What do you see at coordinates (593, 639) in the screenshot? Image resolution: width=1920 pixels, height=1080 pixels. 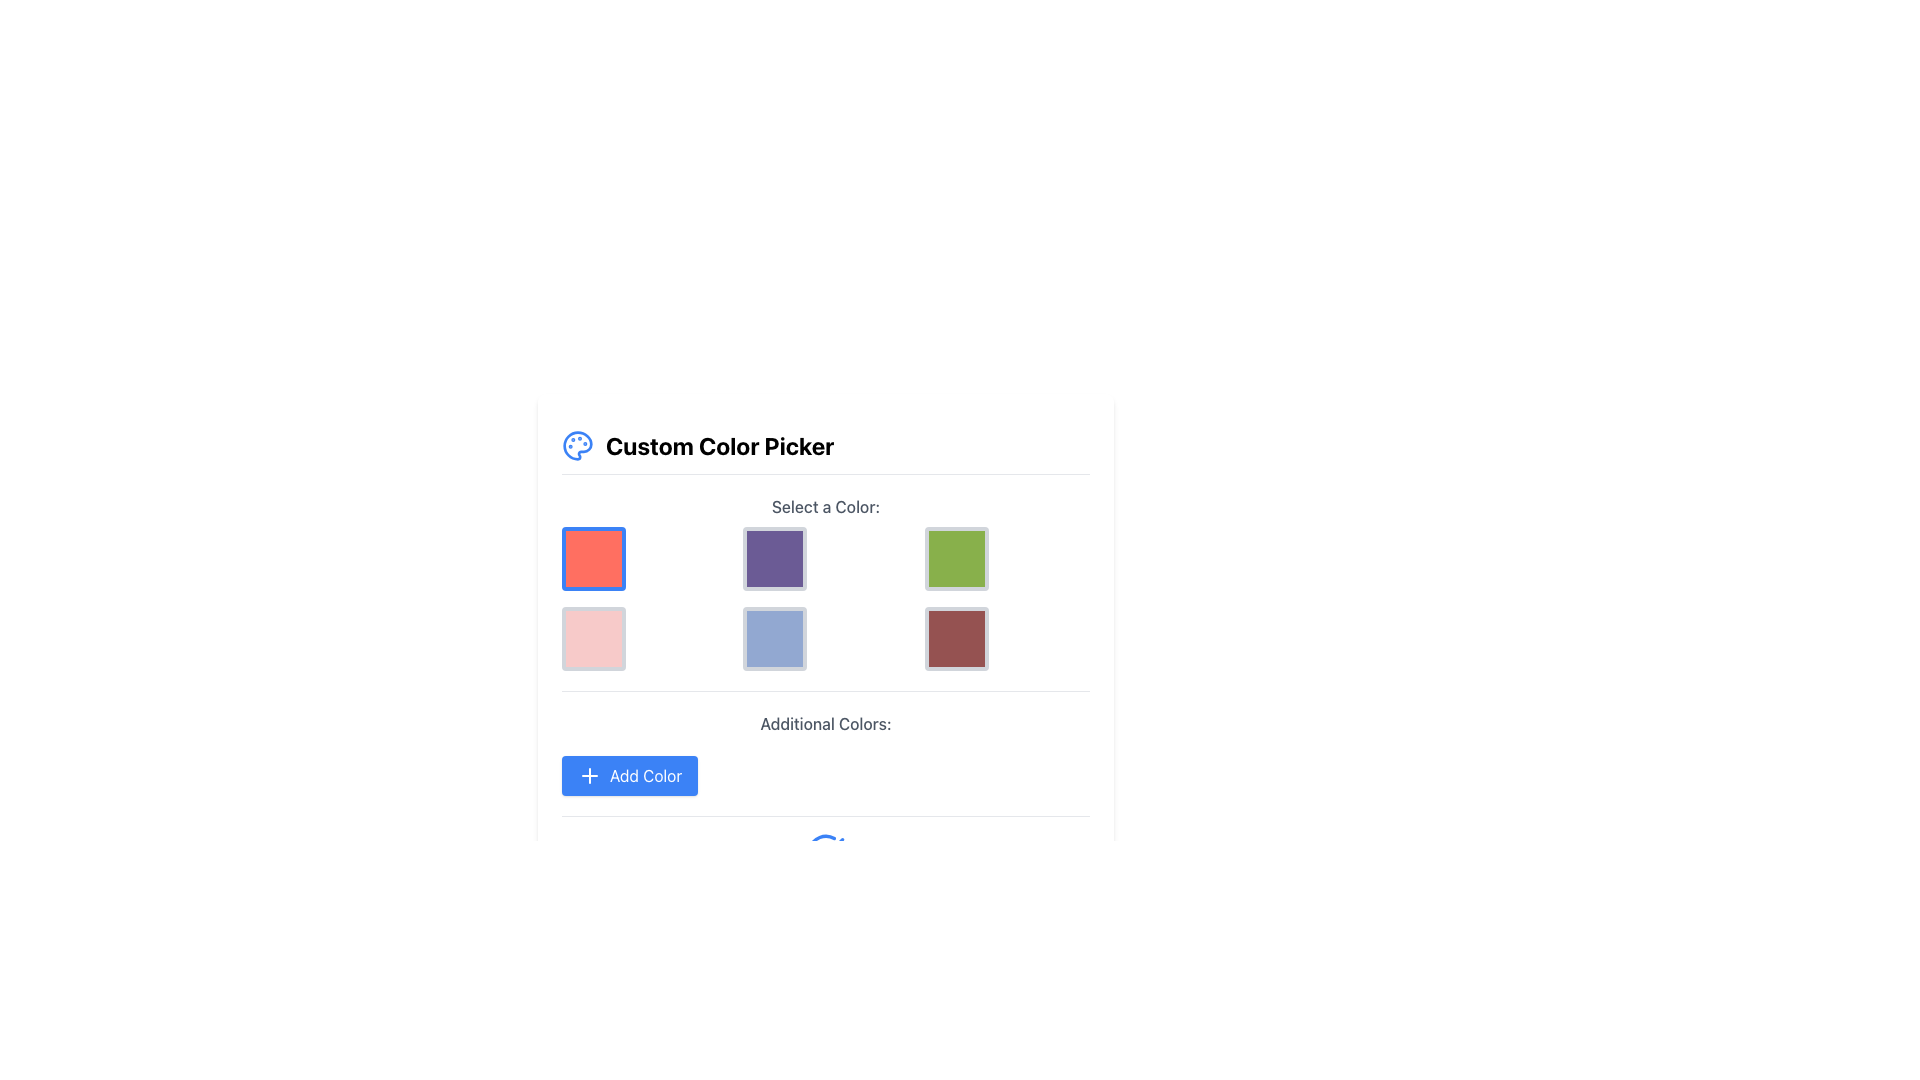 I see `the interactive button with a pastel pink background and gray border located in the bottom-left cell of the 3x2 grid layout under the 'Select a Color' section` at bounding box center [593, 639].